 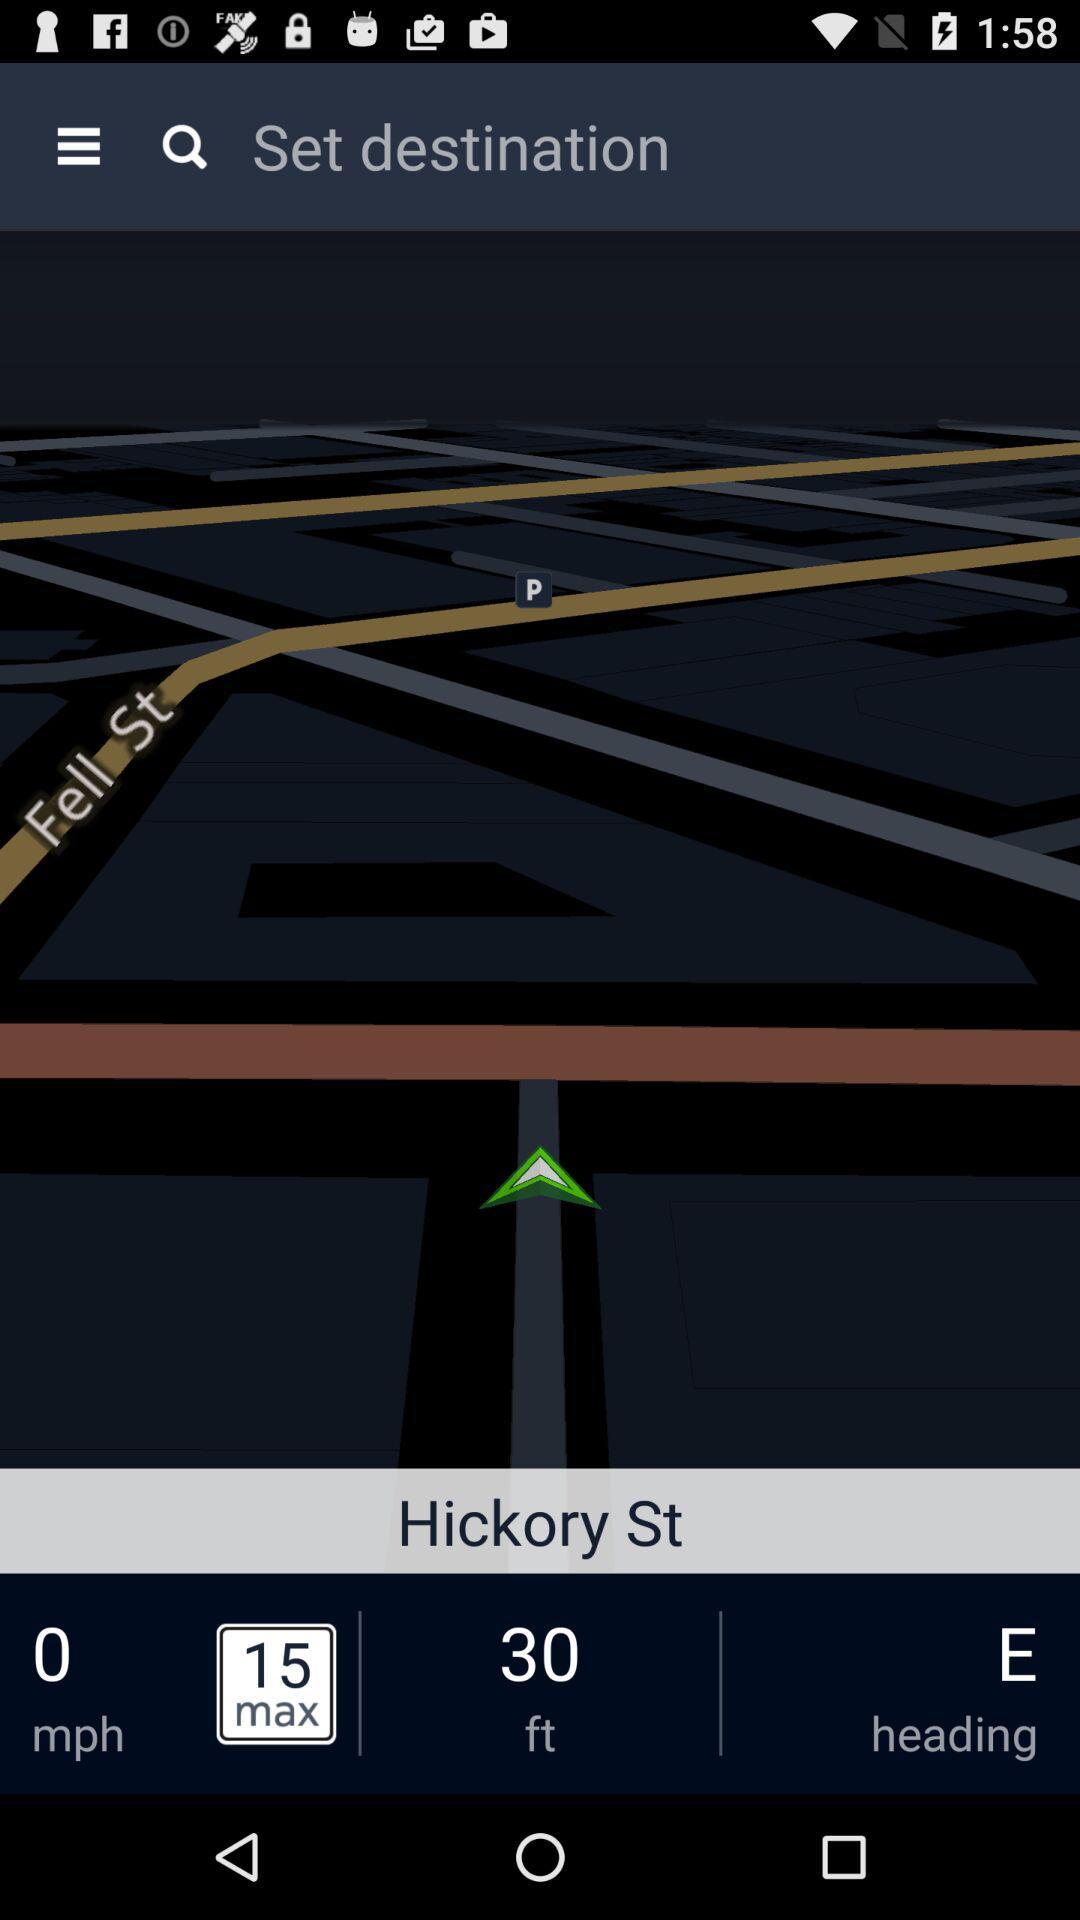 What do you see at coordinates (634, 144) in the screenshot?
I see `the button which is to the right of search button` at bounding box center [634, 144].